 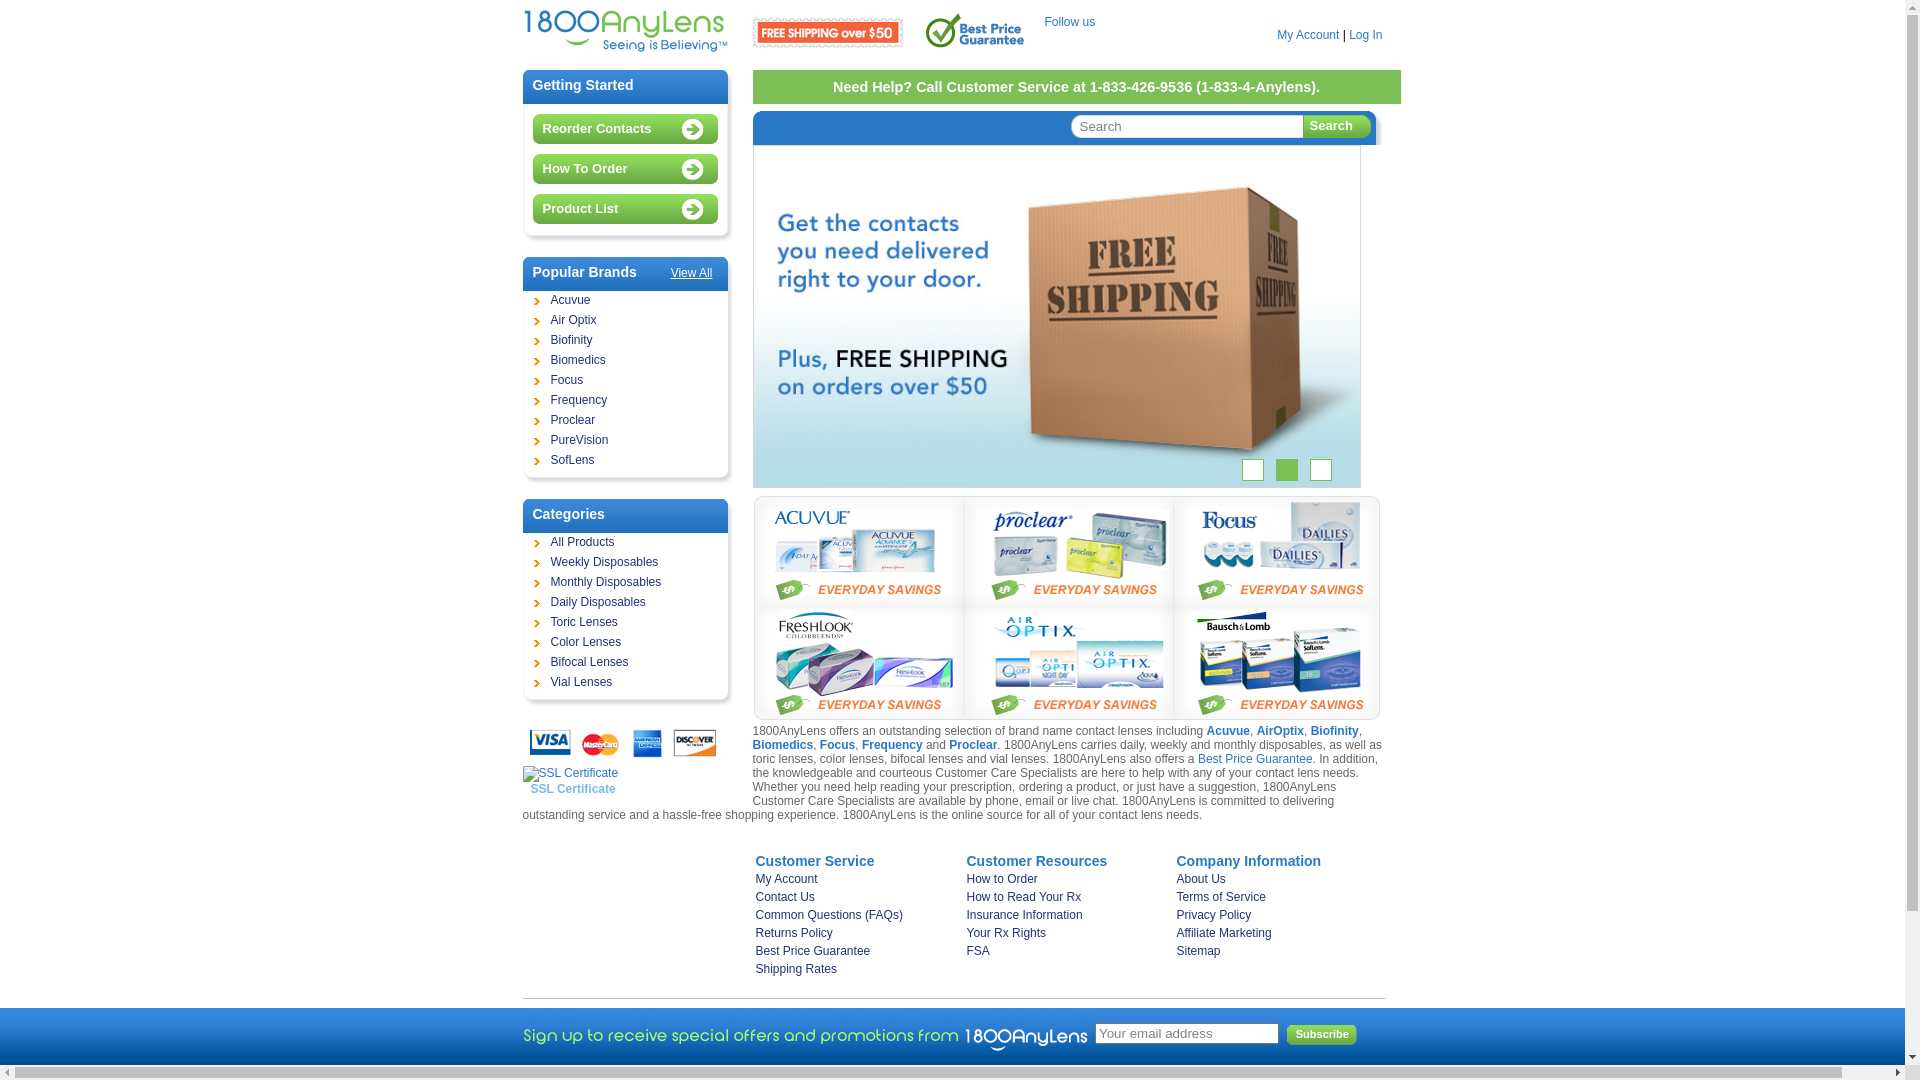 I want to click on 'Follow us', so click(x=1042, y=22).